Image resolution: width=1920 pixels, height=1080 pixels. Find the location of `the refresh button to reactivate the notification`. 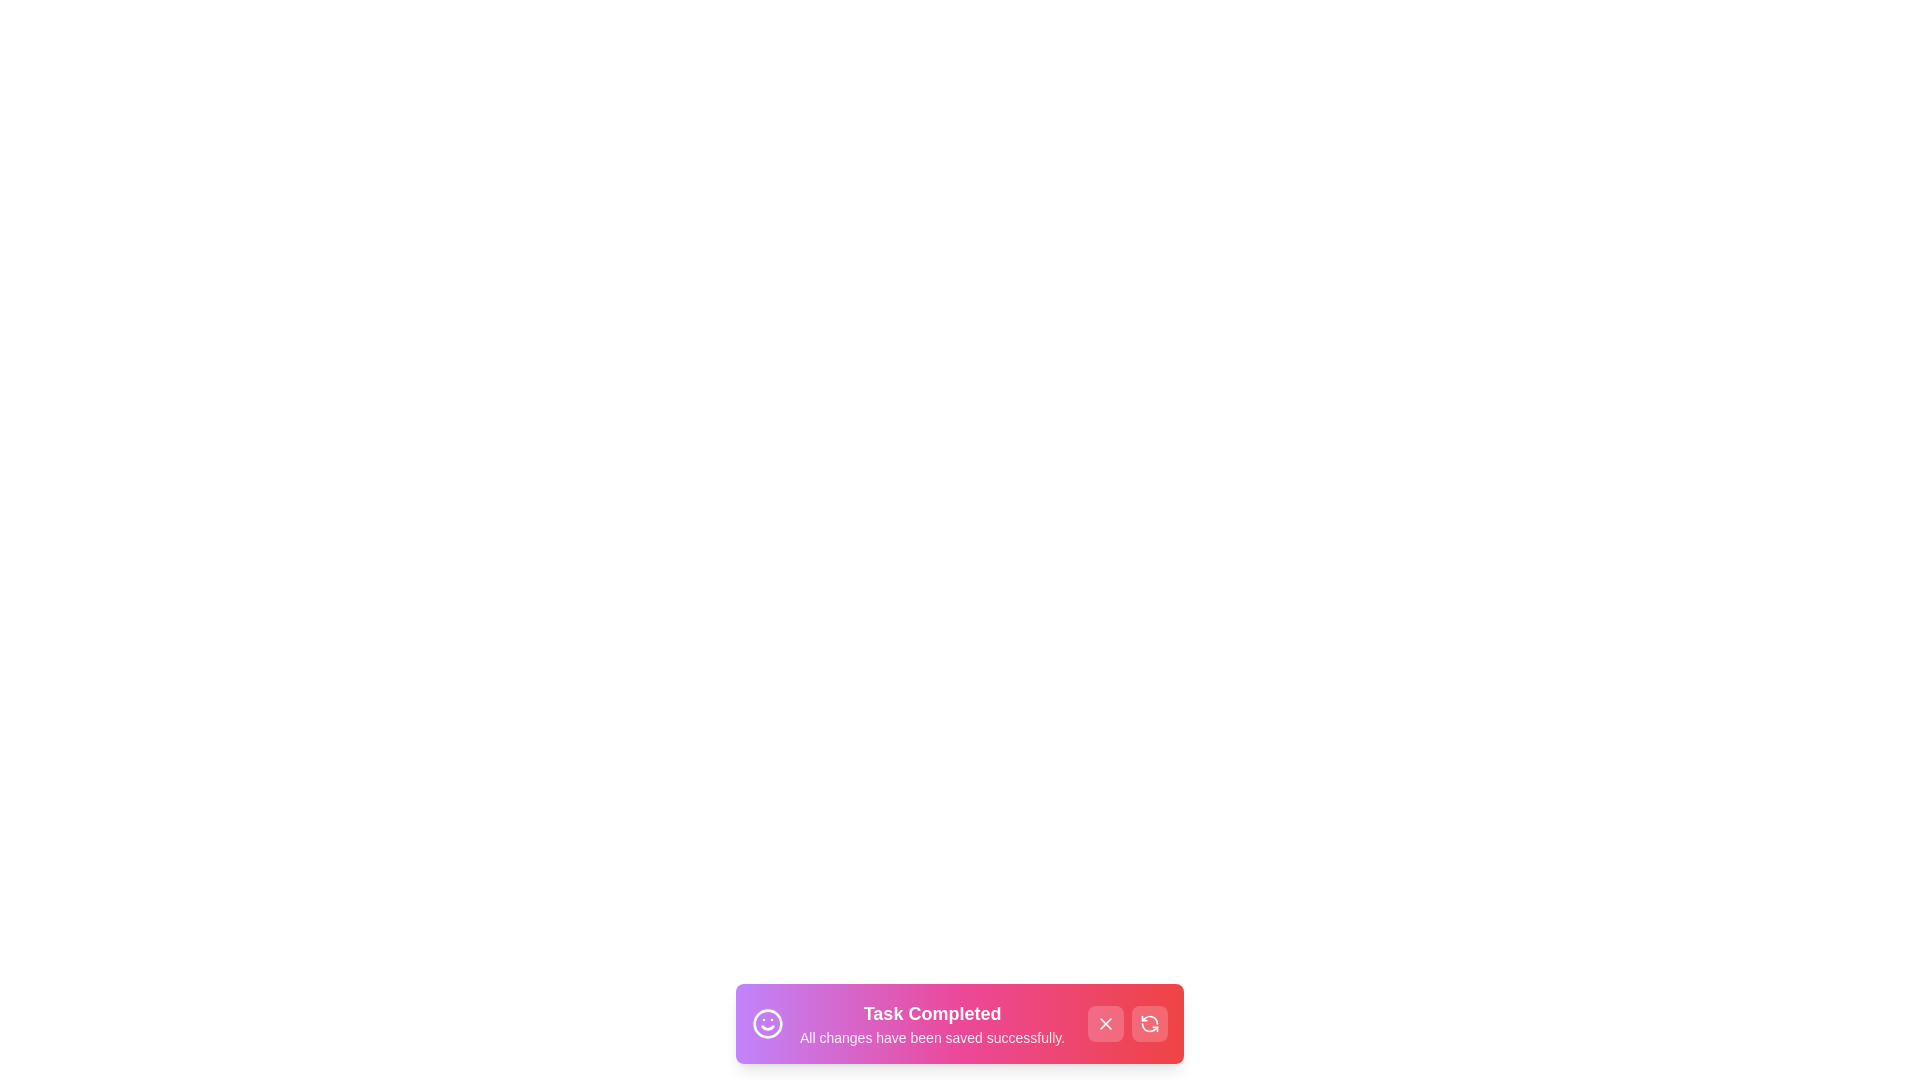

the refresh button to reactivate the notification is located at coordinates (1150, 1023).